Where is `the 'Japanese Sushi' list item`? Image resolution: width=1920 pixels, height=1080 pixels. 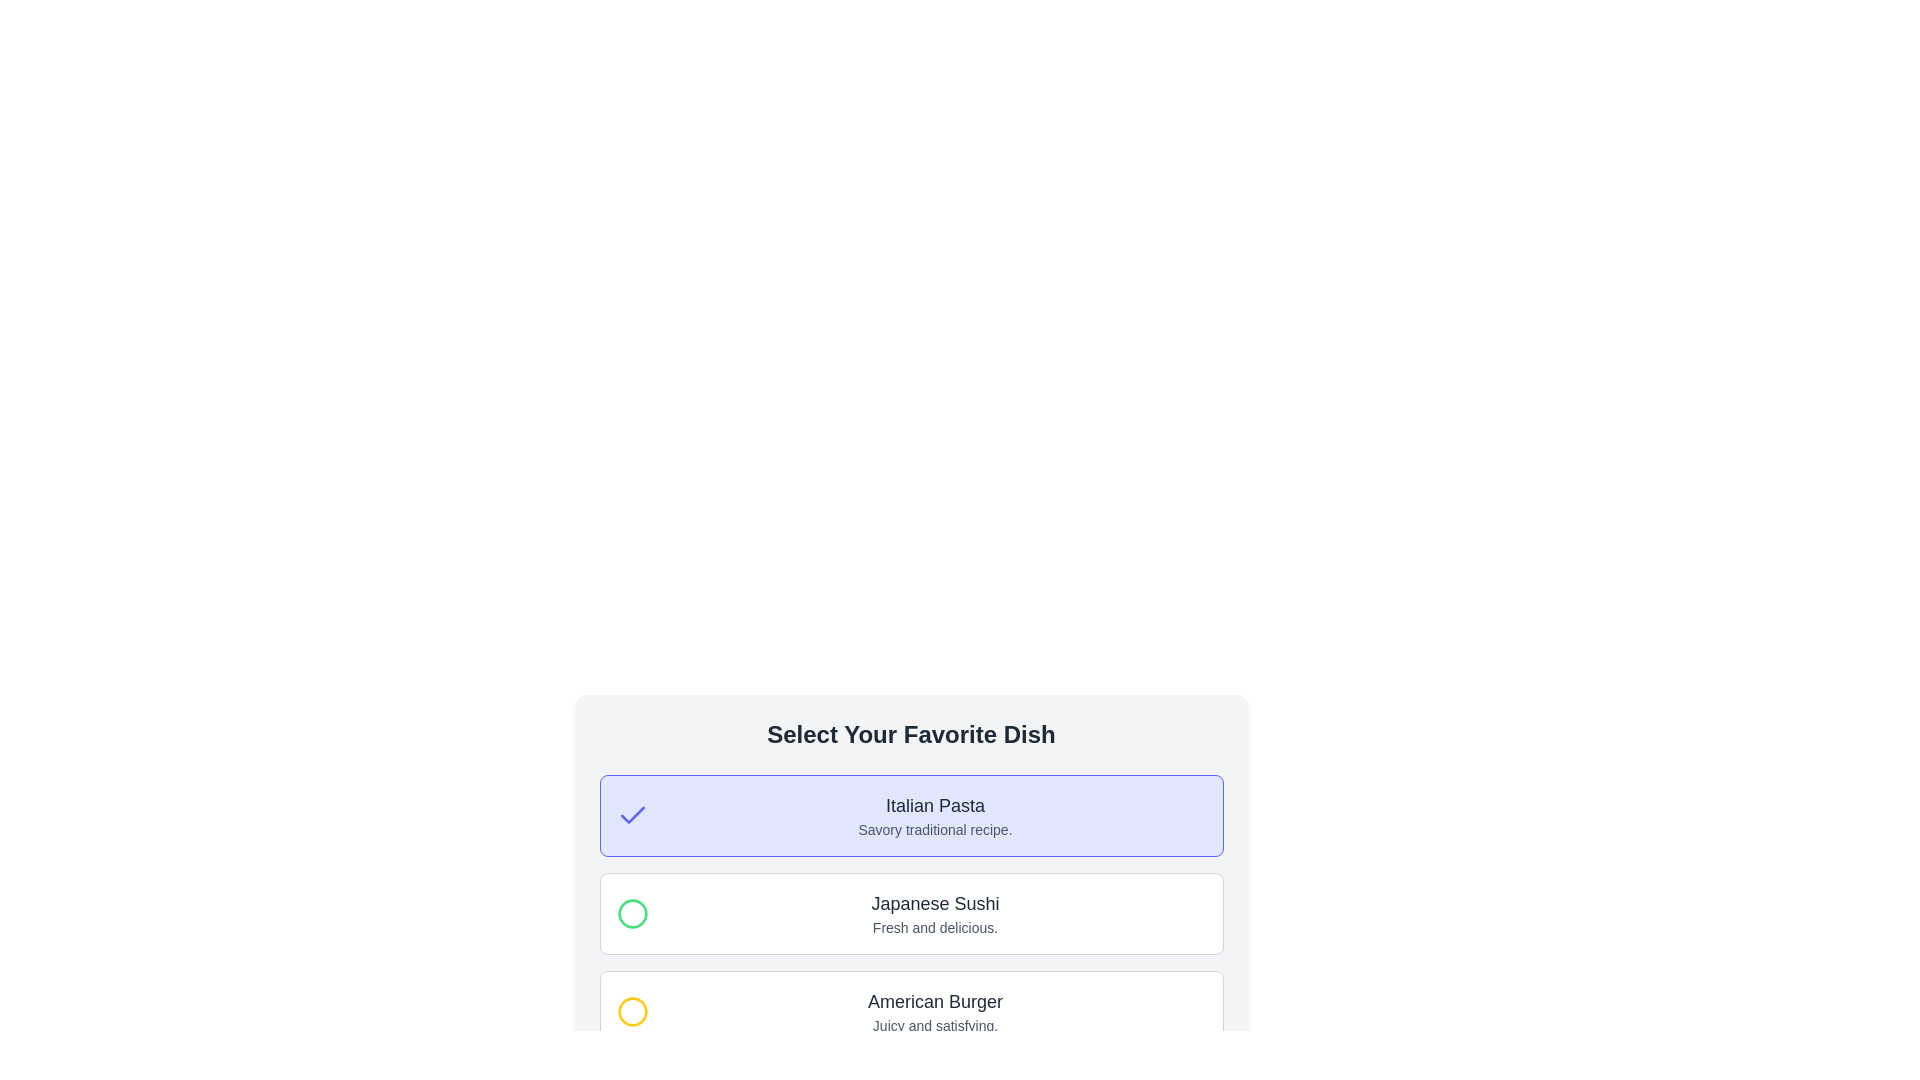
the 'Japanese Sushi' list item is located at coordinates (910, 914).